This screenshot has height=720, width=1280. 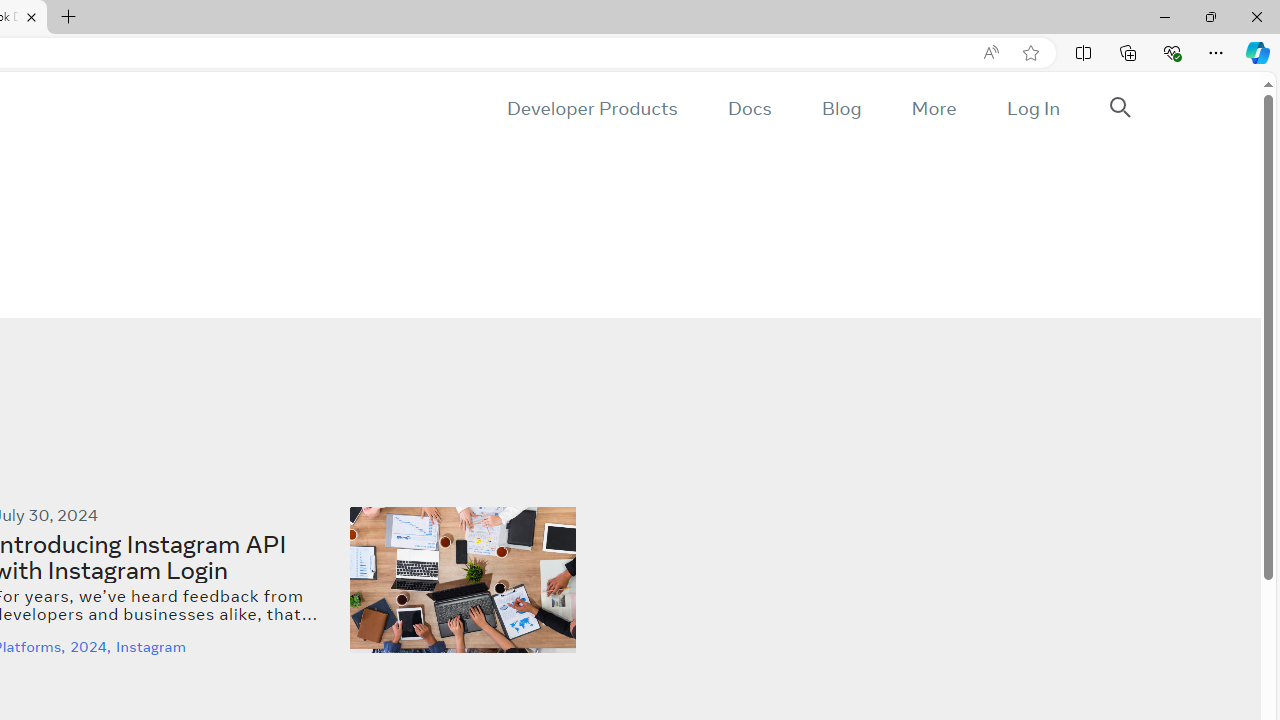 What do you see at coordinates (748, 108) in the screenshot?
I see `'Docs'` at bounding box center [748, 108].